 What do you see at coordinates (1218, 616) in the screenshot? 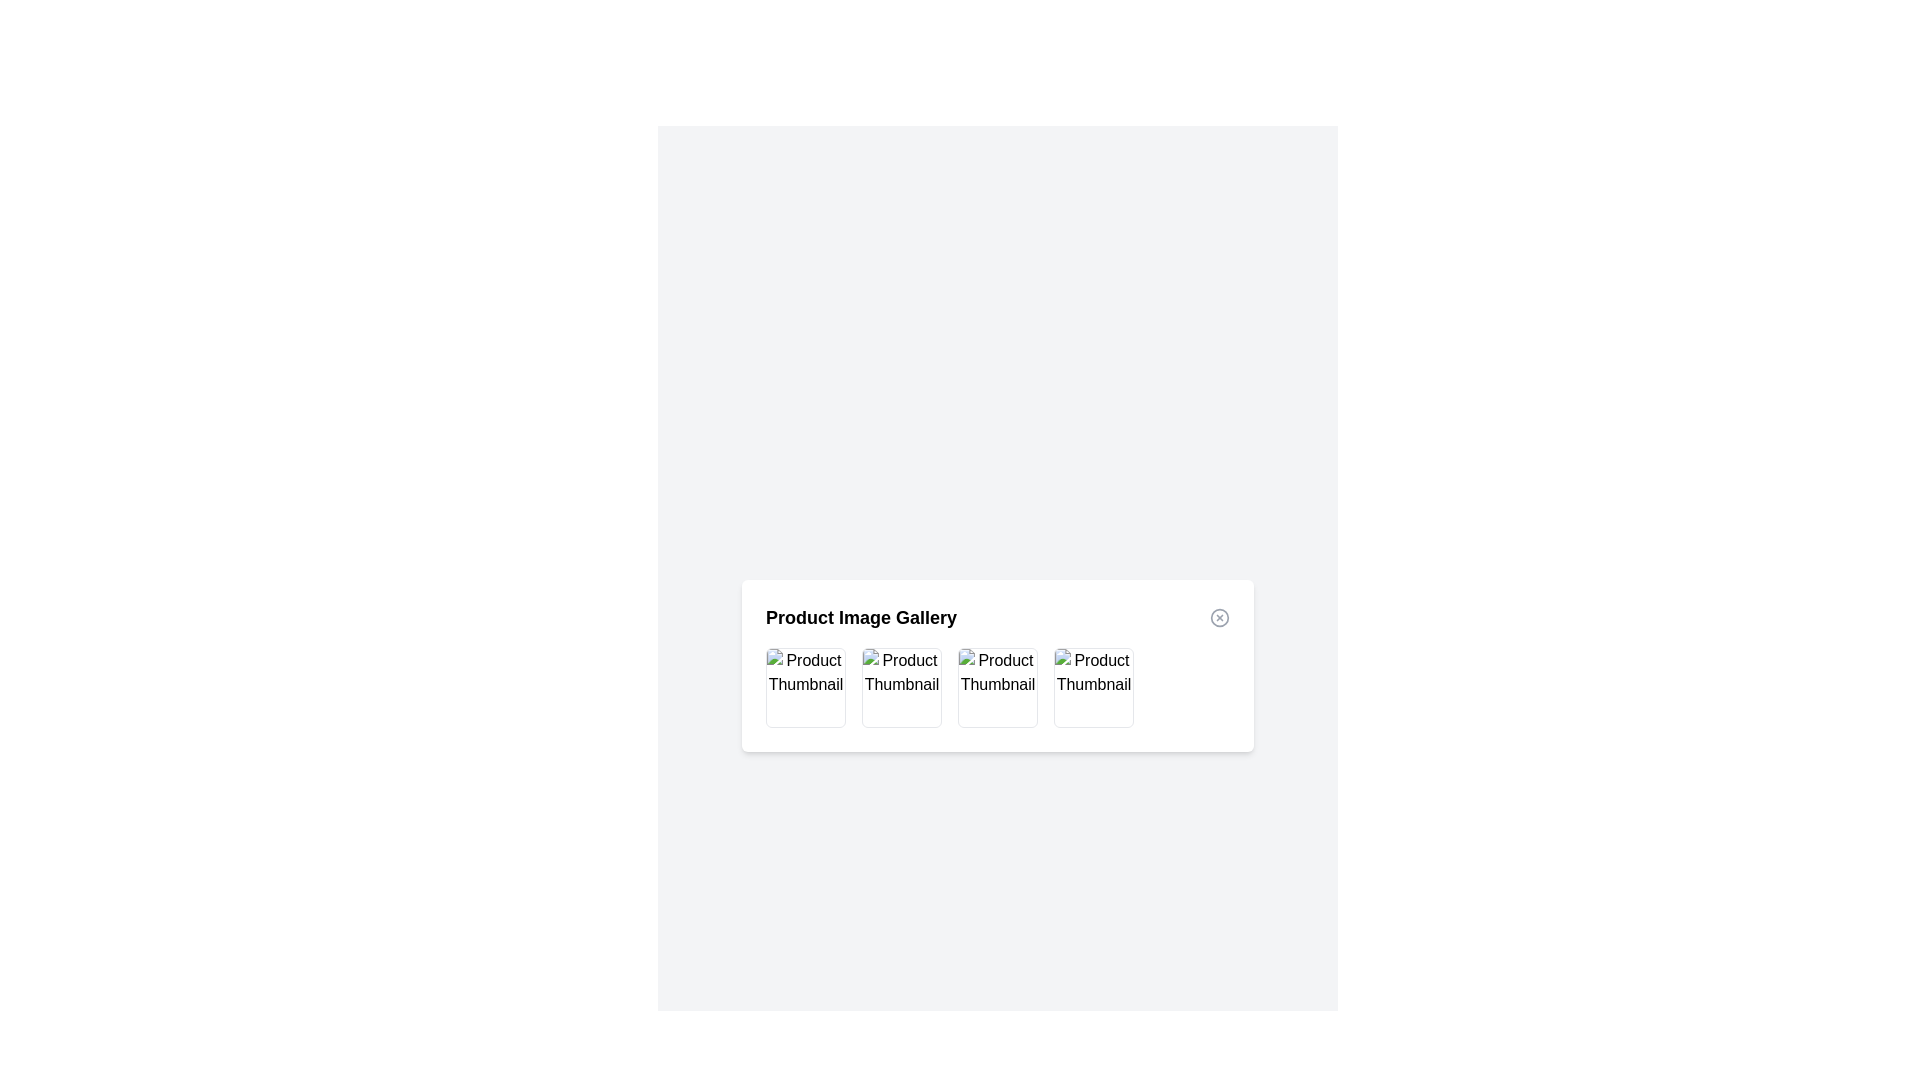
I see `the close button to close the dialog box` at bounding box center [1218, 616].